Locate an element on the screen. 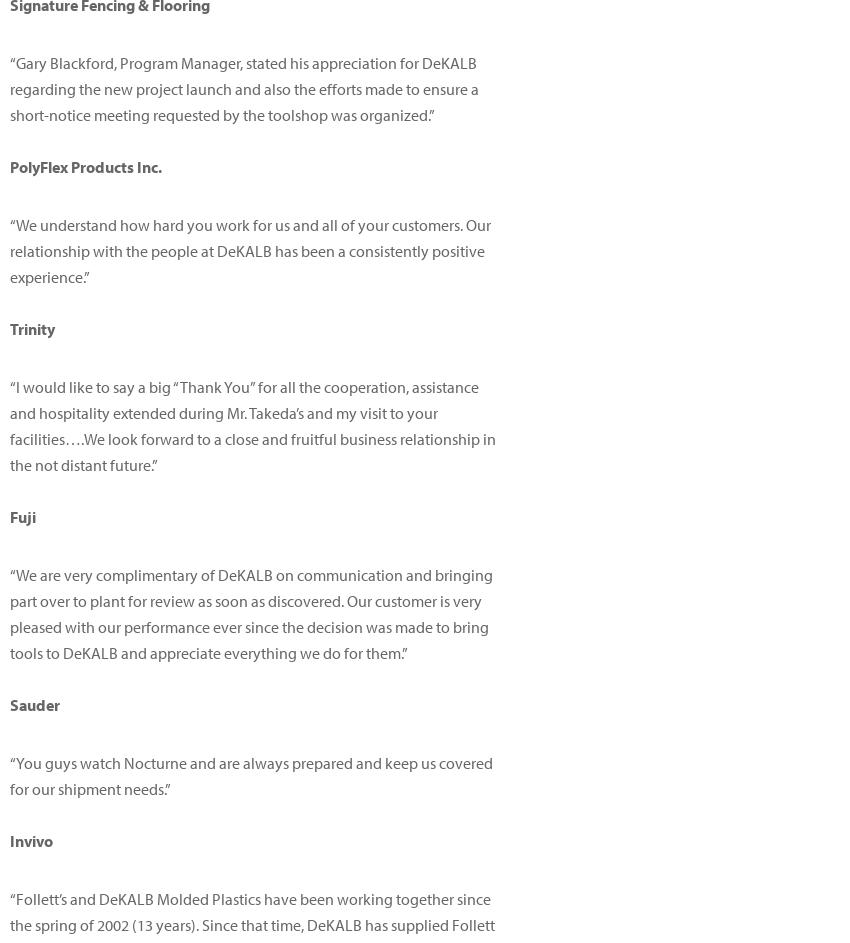 This screenshot has width=850, height=943. 'We understand how hard you work for us and all of your customers. Our relationship with the people at DeKALB has been a consistently positive experience.' is located at coordinates (9, 251).